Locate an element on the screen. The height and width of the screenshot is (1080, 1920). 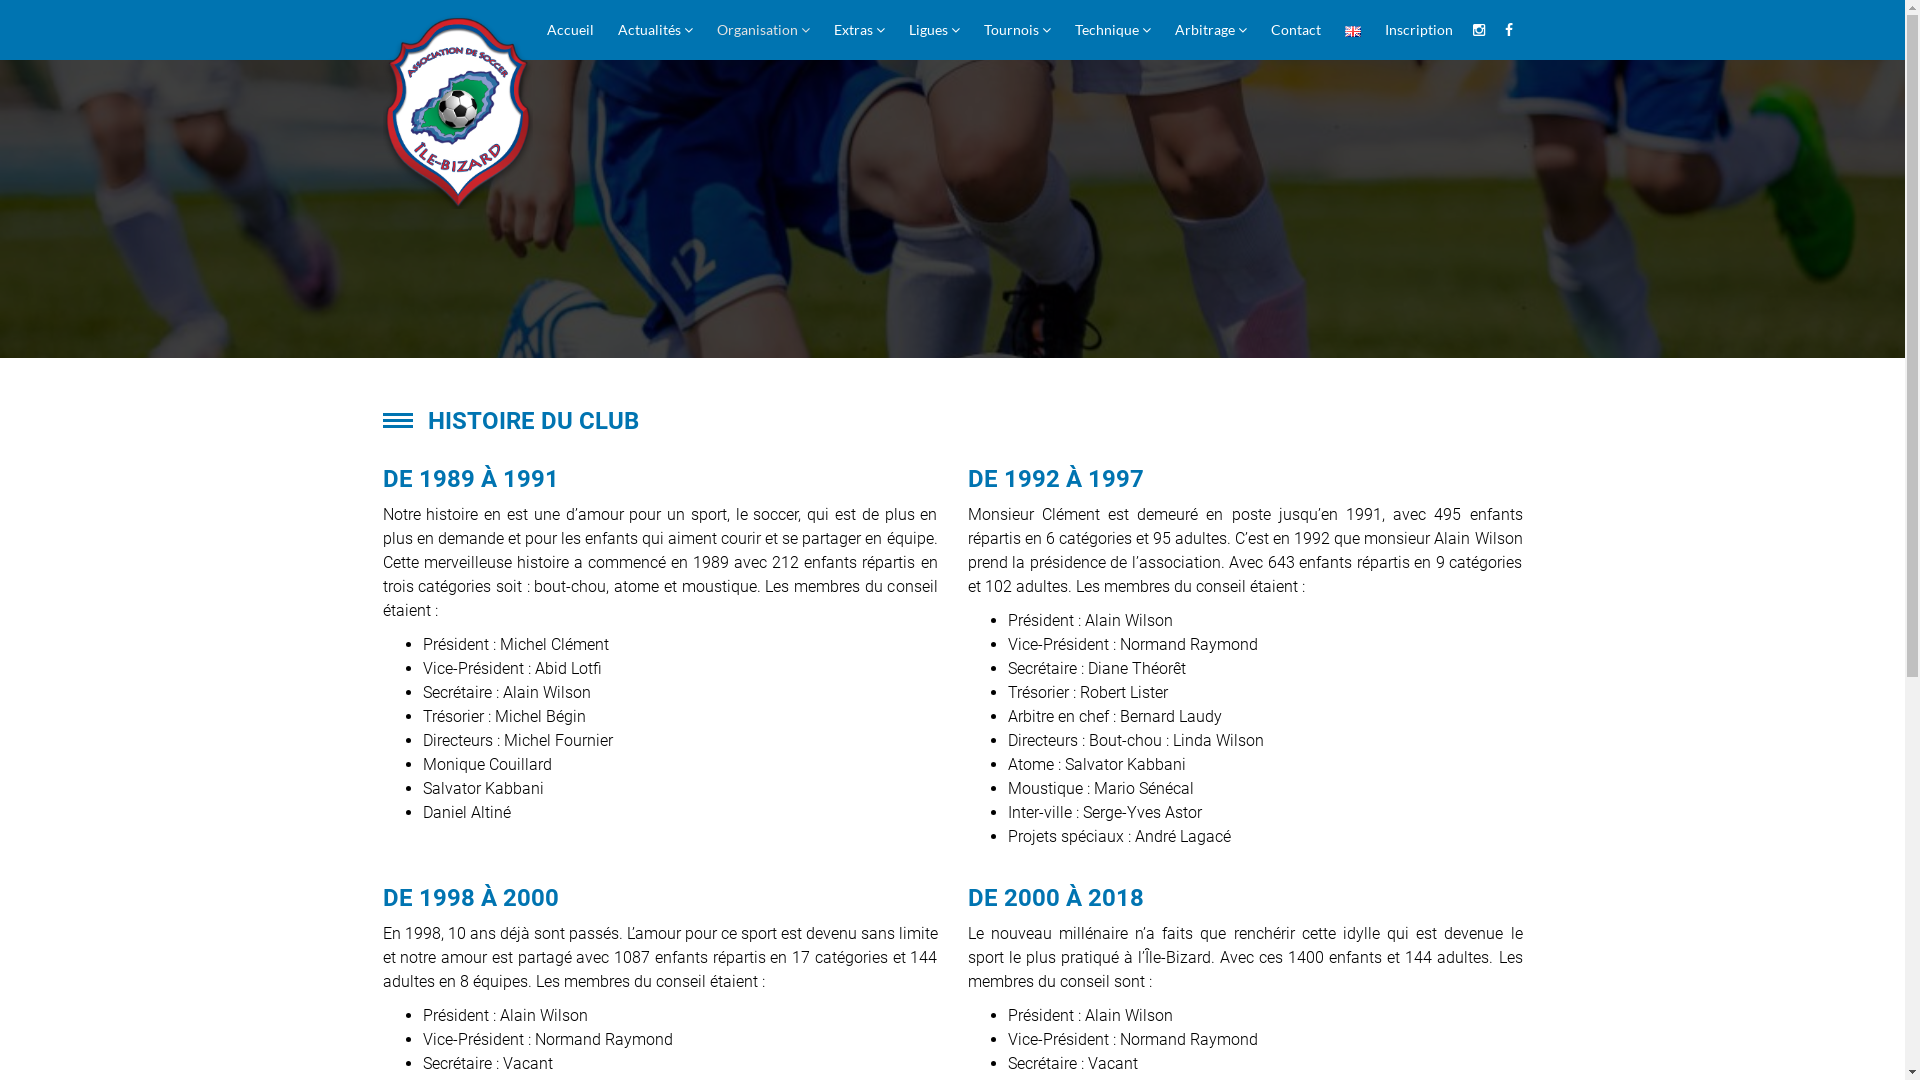
'Organisation' is located at coordinates (761, 30).